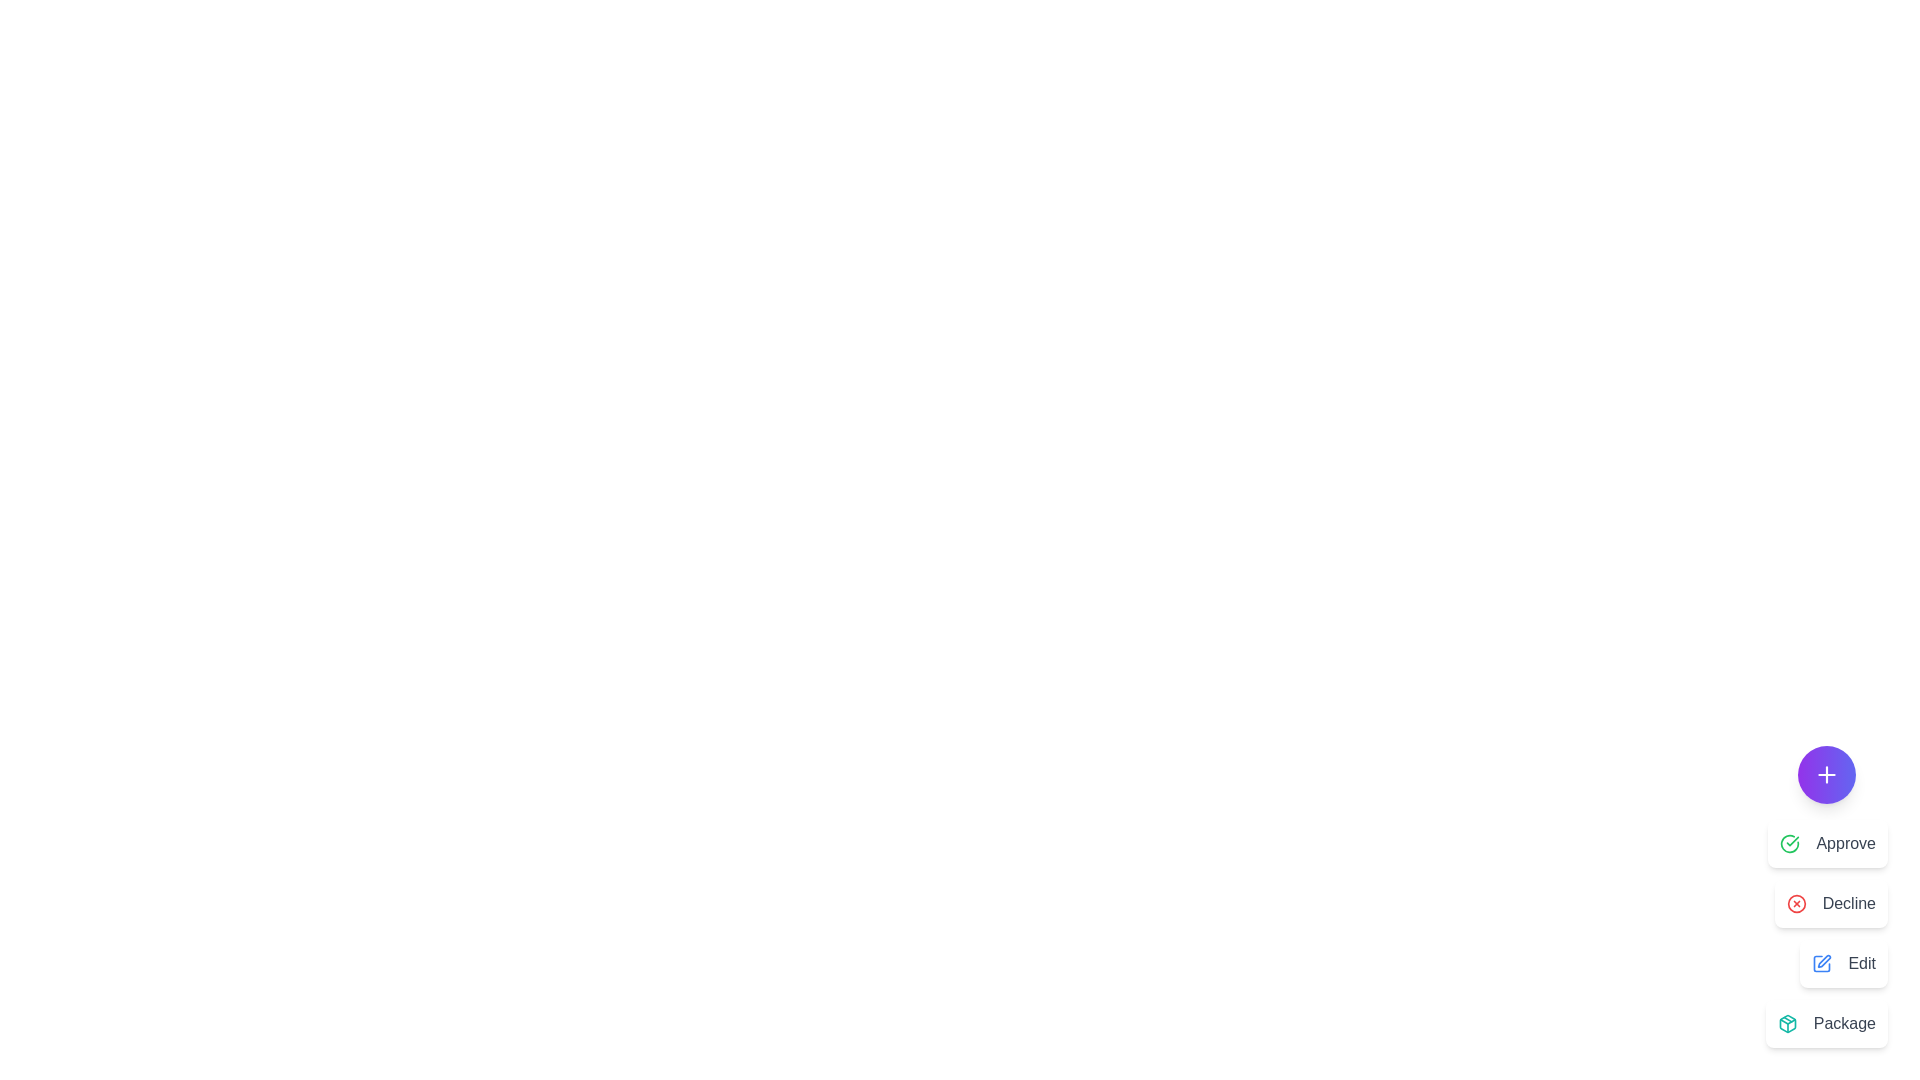 The width and height of the screenshot is (1920, 1080). Describe the element at coordinates (1826, 774) in the screenshot. I see `the main button of the ManagementSpeedDial component to toggle the menu display` at that location.